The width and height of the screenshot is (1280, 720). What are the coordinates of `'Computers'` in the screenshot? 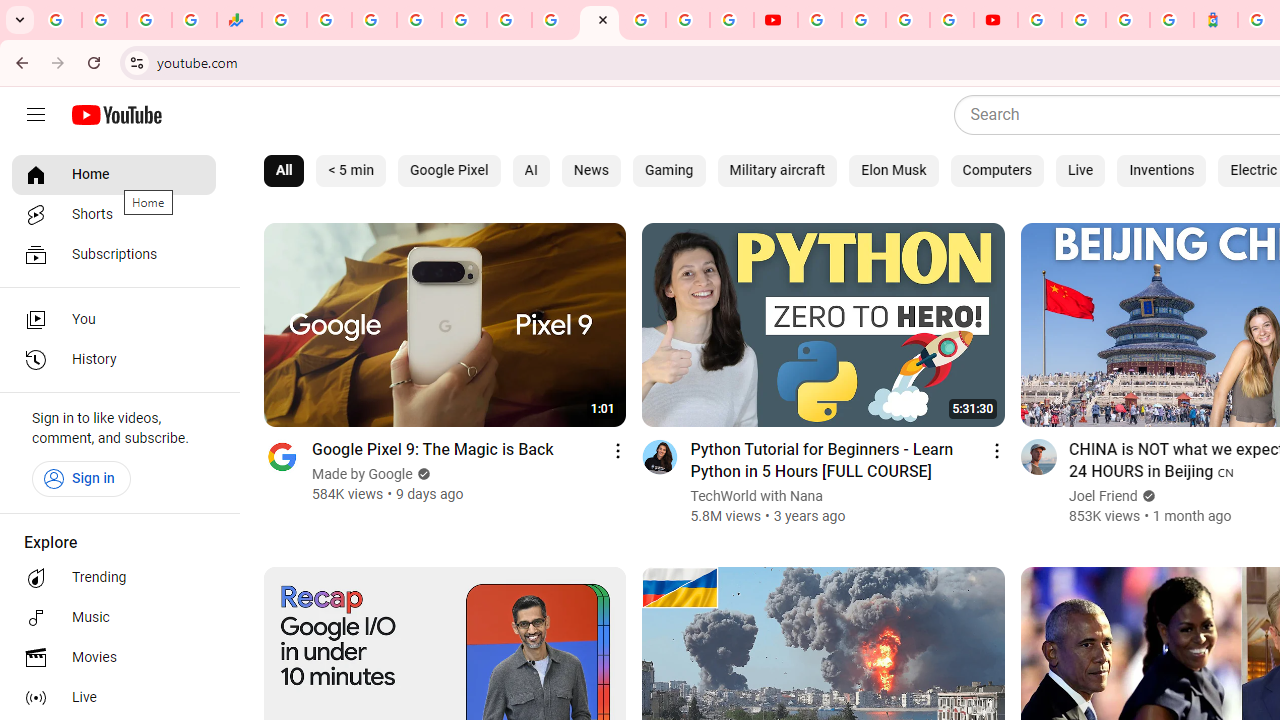 It's located at (997, 170).